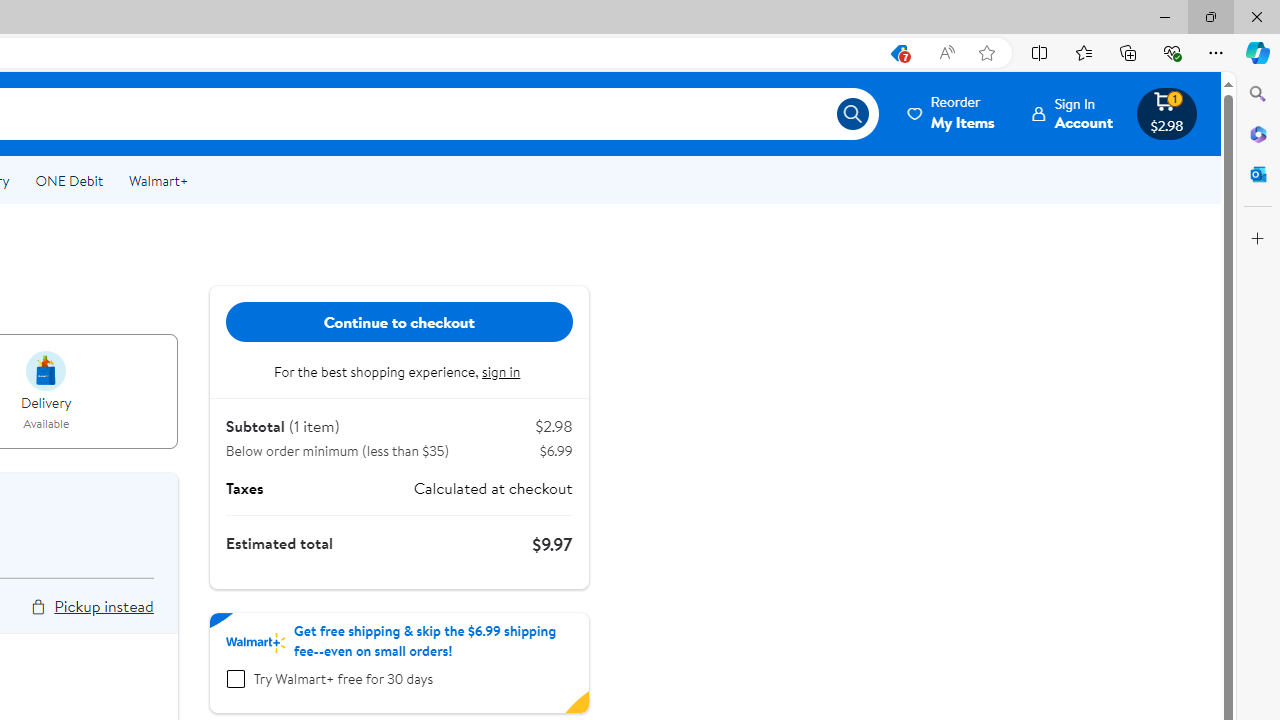 This screenshot has height=720, width=1280. I want to click on 'Reorder My Items', so click(951, 113).